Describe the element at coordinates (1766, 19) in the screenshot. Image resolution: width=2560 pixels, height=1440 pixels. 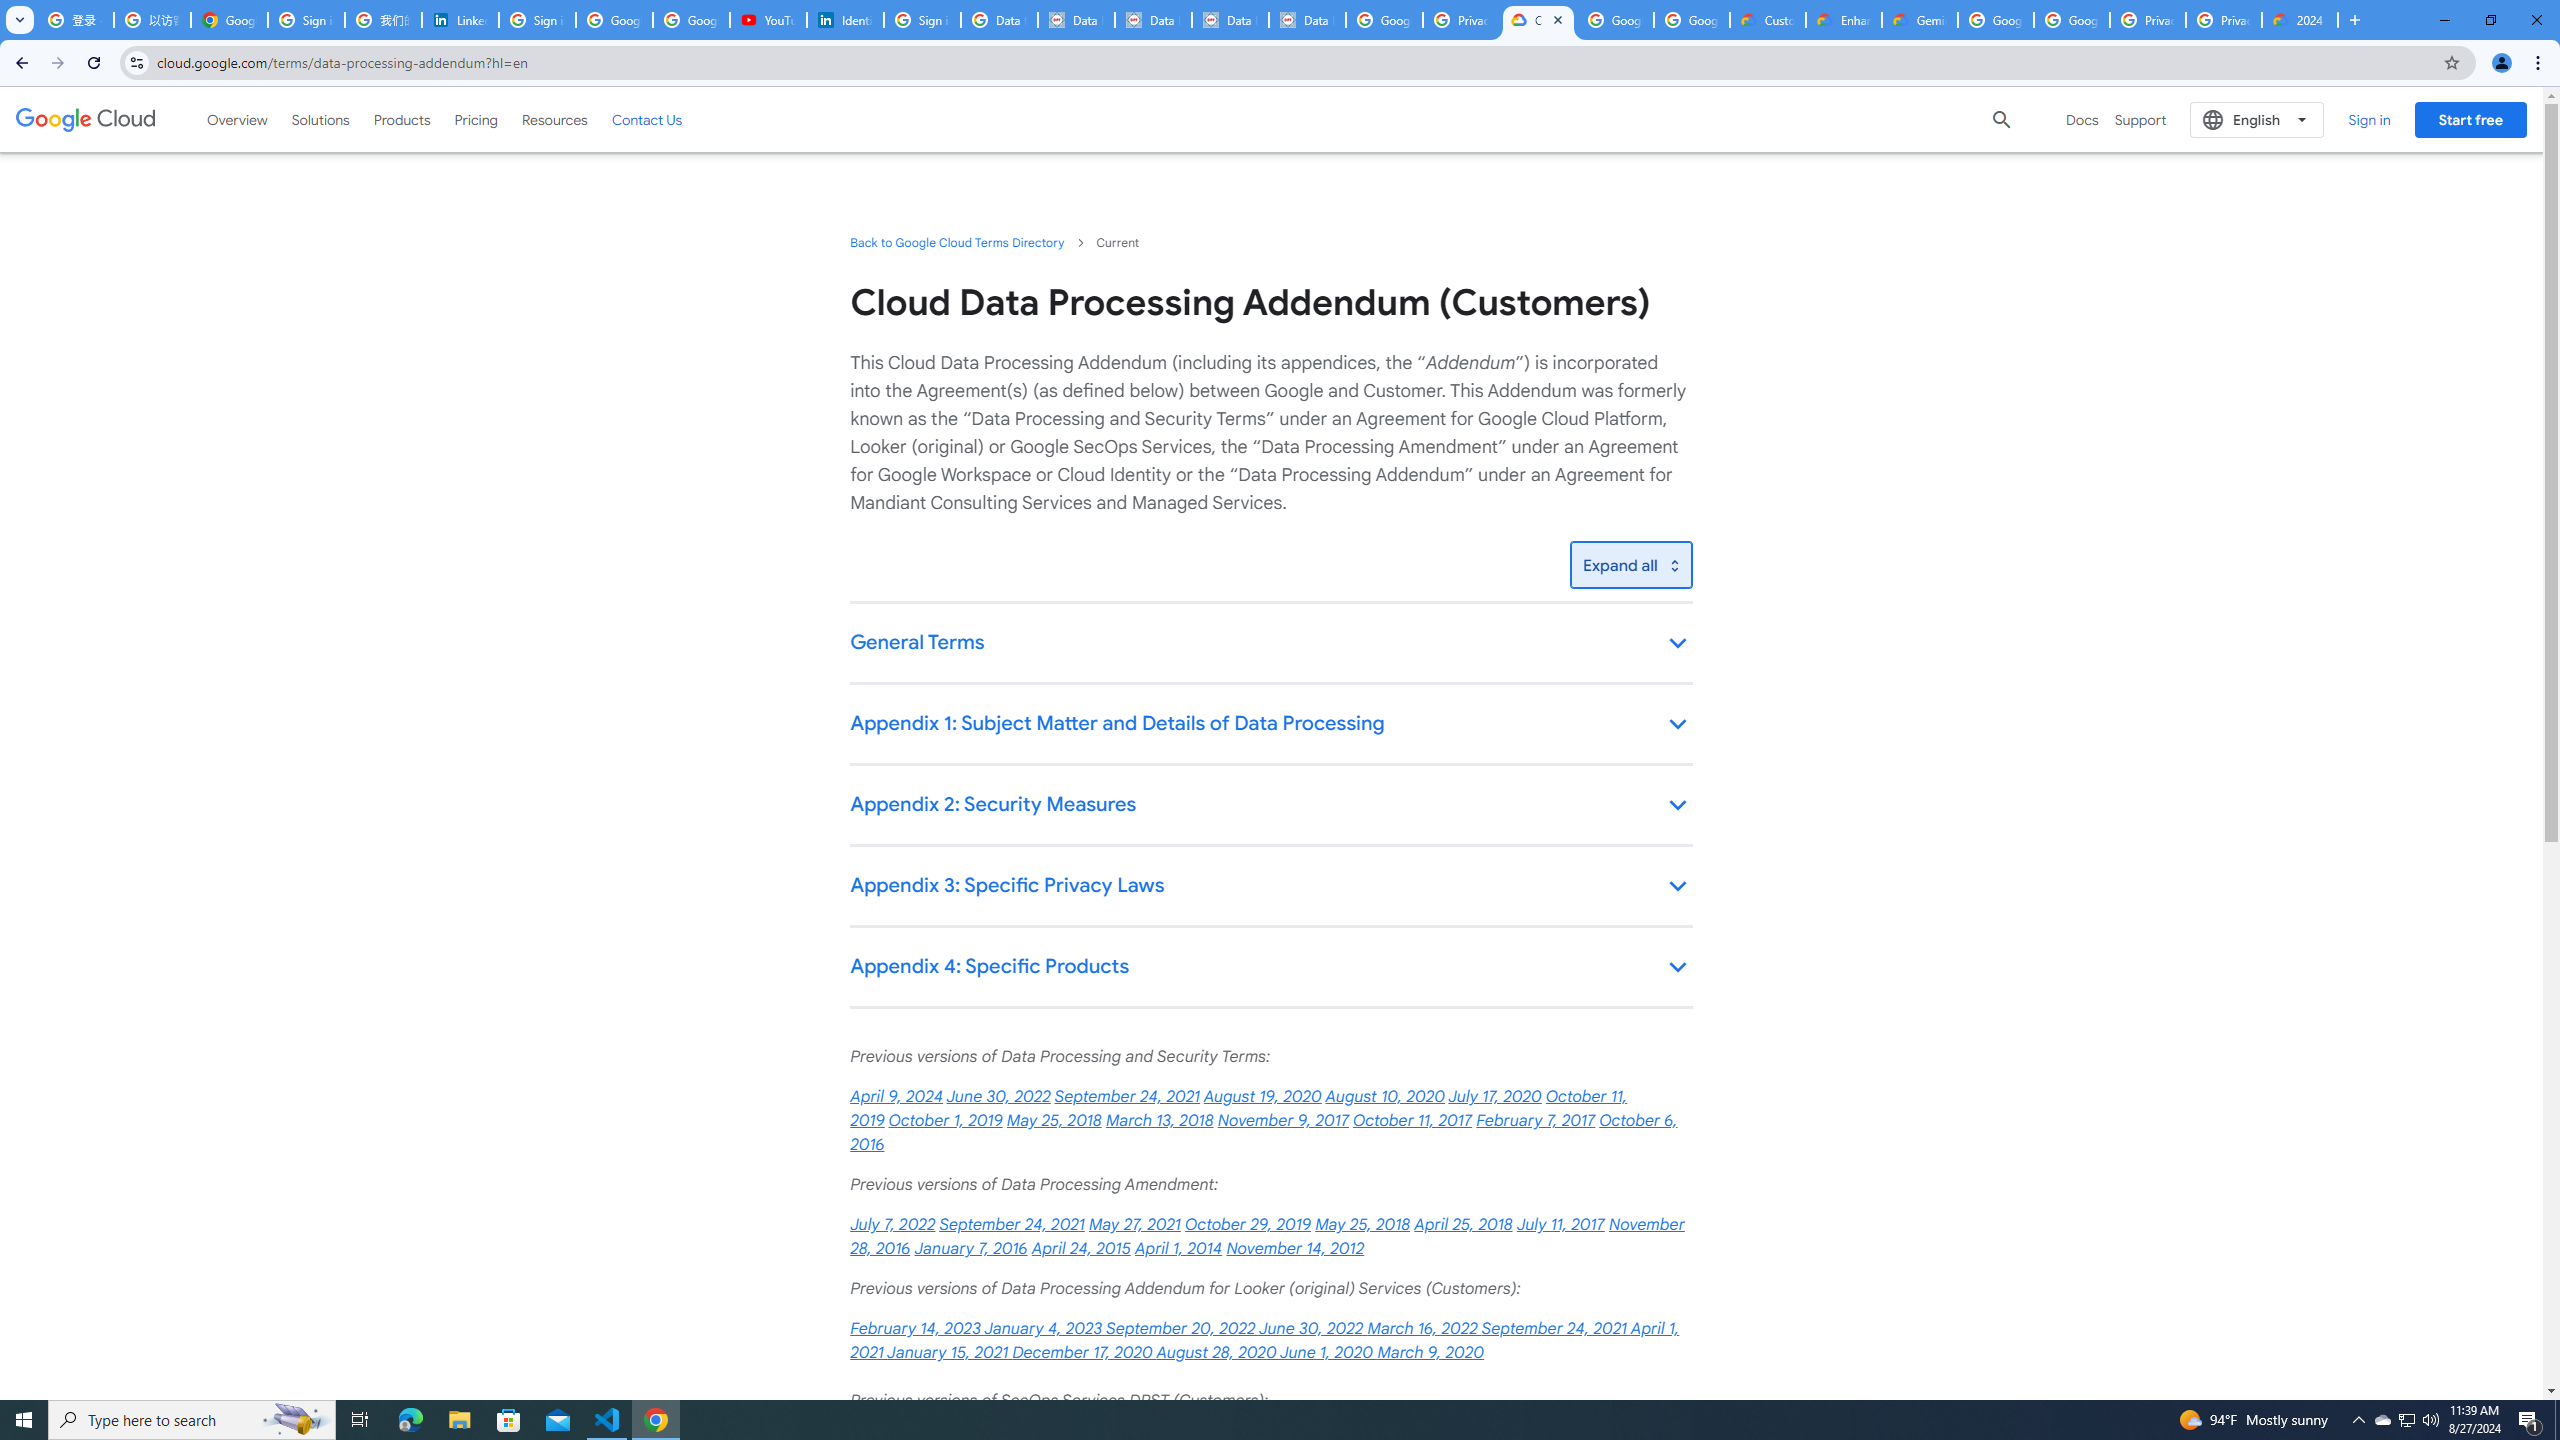
I see `'Customer Care | Google Cloud'` at that location.